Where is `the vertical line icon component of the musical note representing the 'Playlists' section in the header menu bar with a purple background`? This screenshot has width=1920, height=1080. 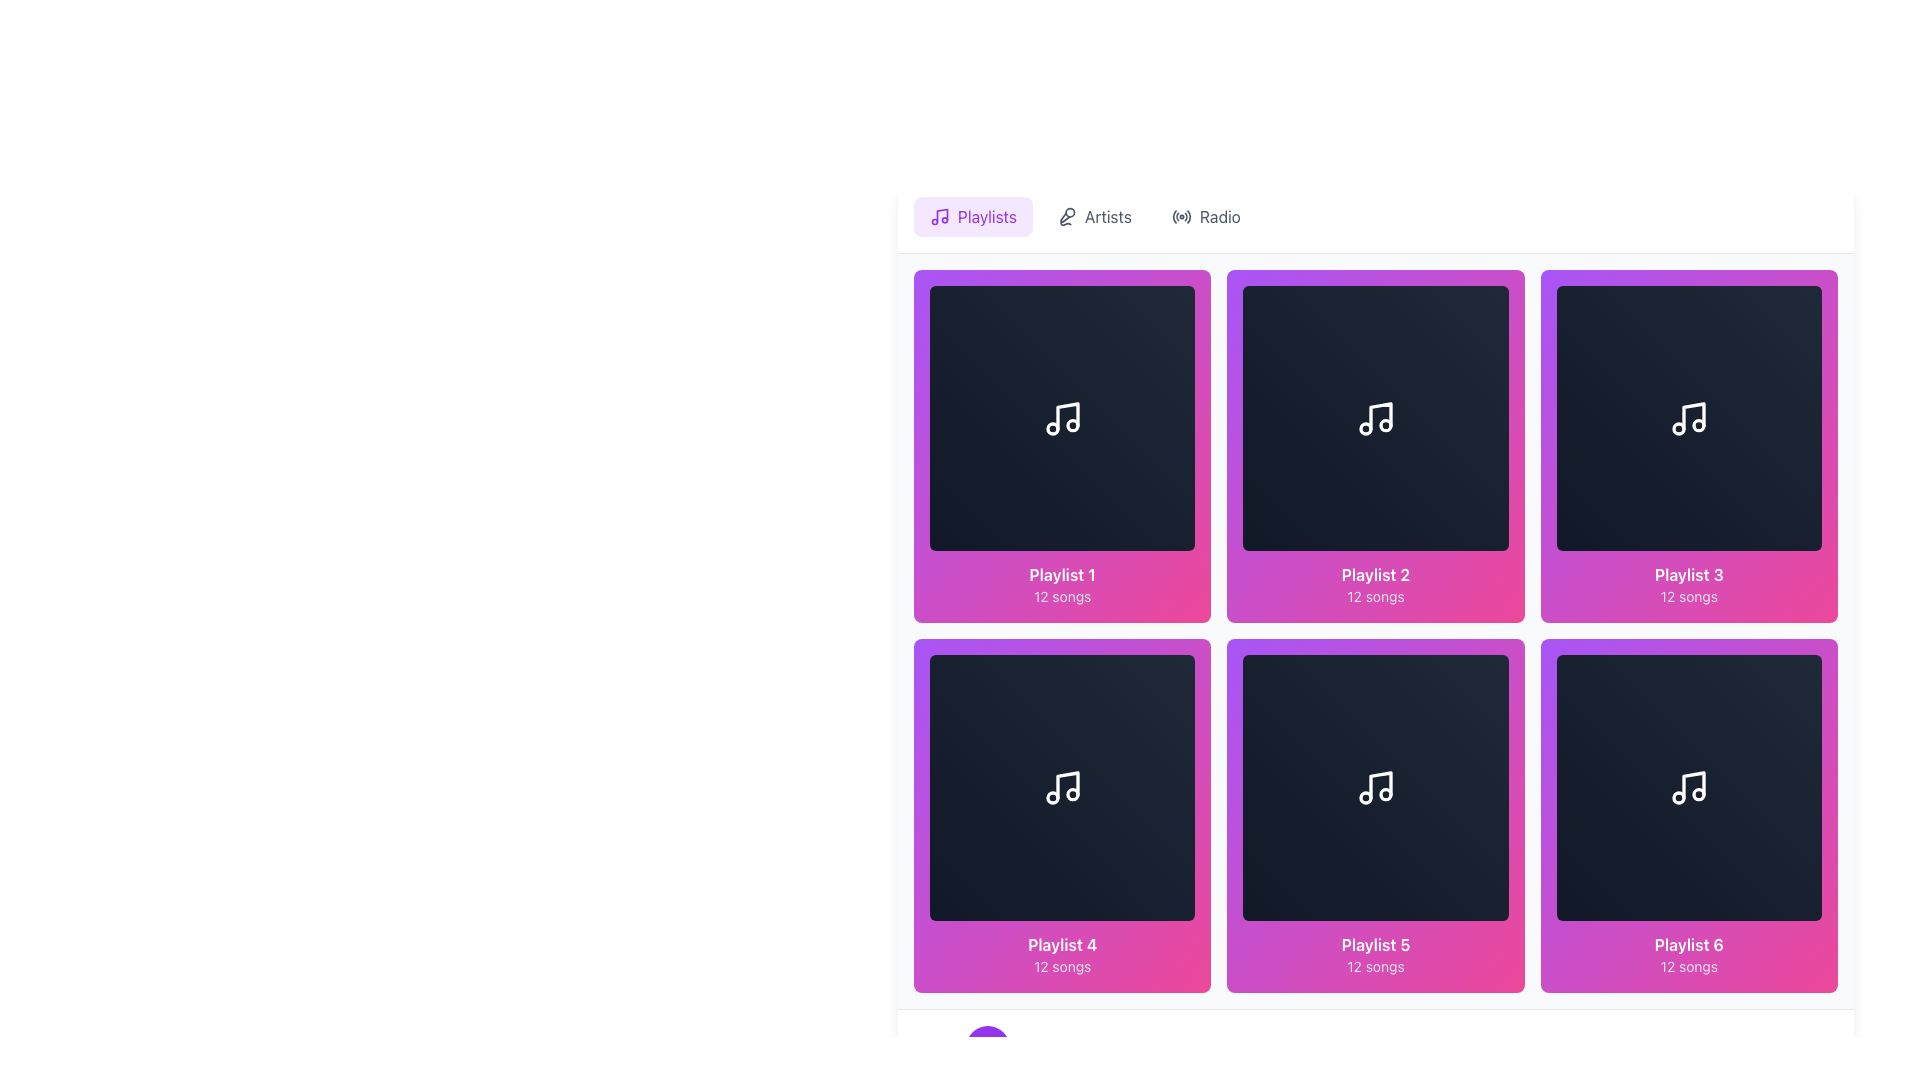
the vertical line icon component of the musical note representing the 'Playlists' section in the header menu bar with a purple background is located at coordinates (941, 215).